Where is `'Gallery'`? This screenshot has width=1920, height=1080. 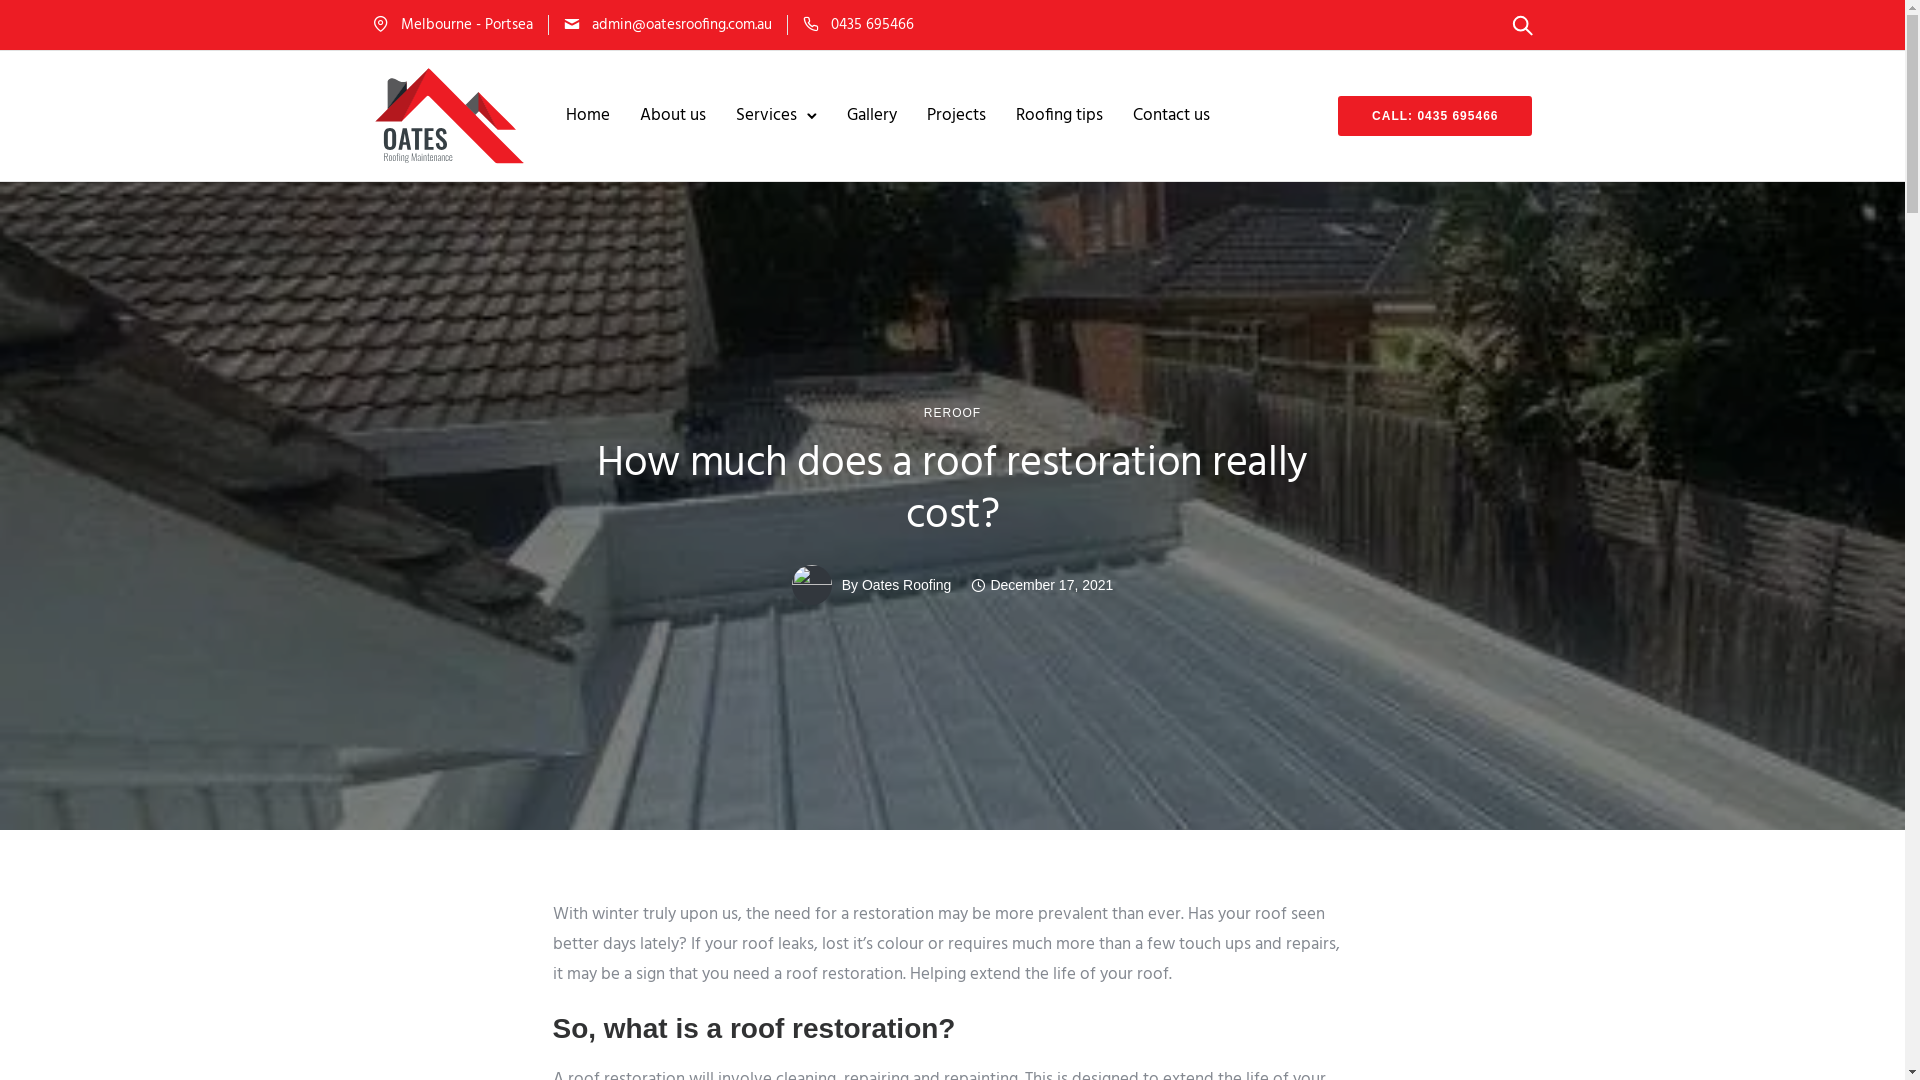
'Gallery' is located at coordinates (836, 115).